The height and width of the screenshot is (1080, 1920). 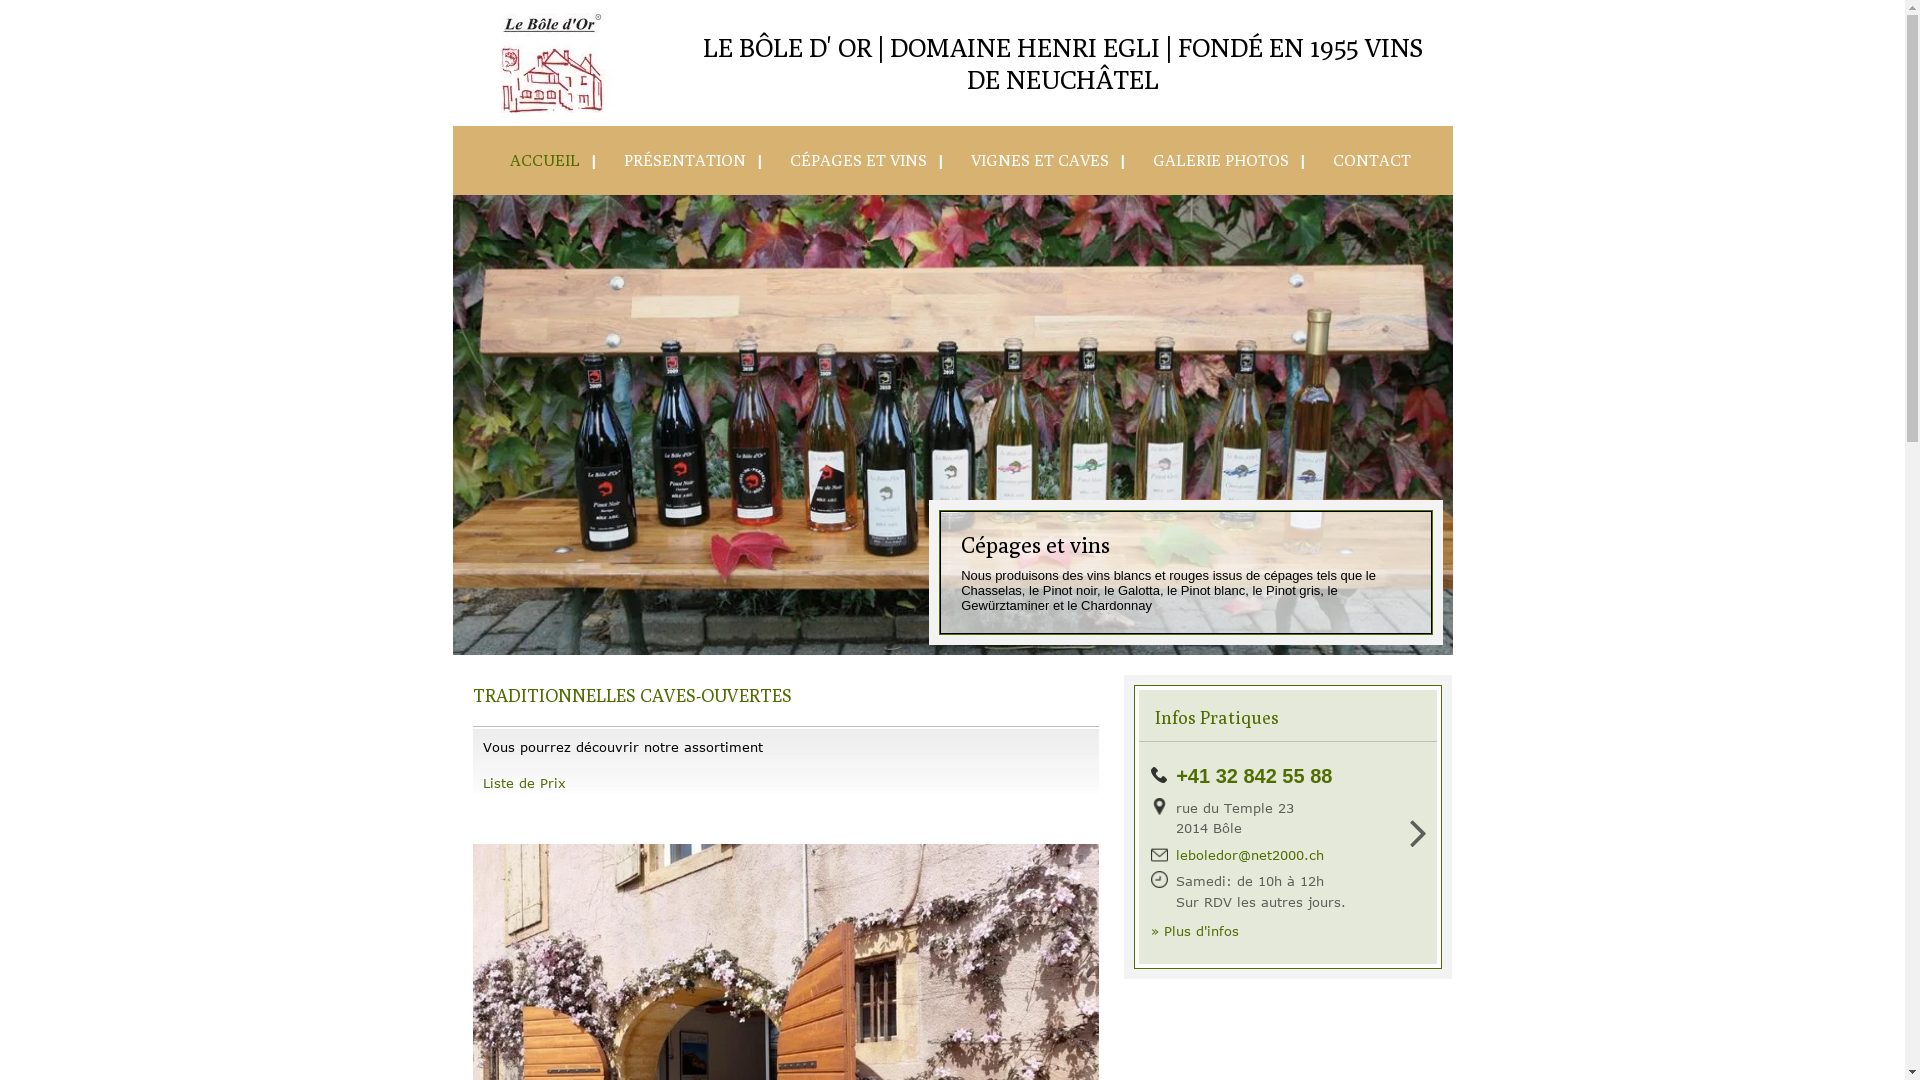 What do you see at coordinates (1212, 159) in the screenshot?
I see `'GALERIE PHOTOS'` at bounding box center [1212, 159].